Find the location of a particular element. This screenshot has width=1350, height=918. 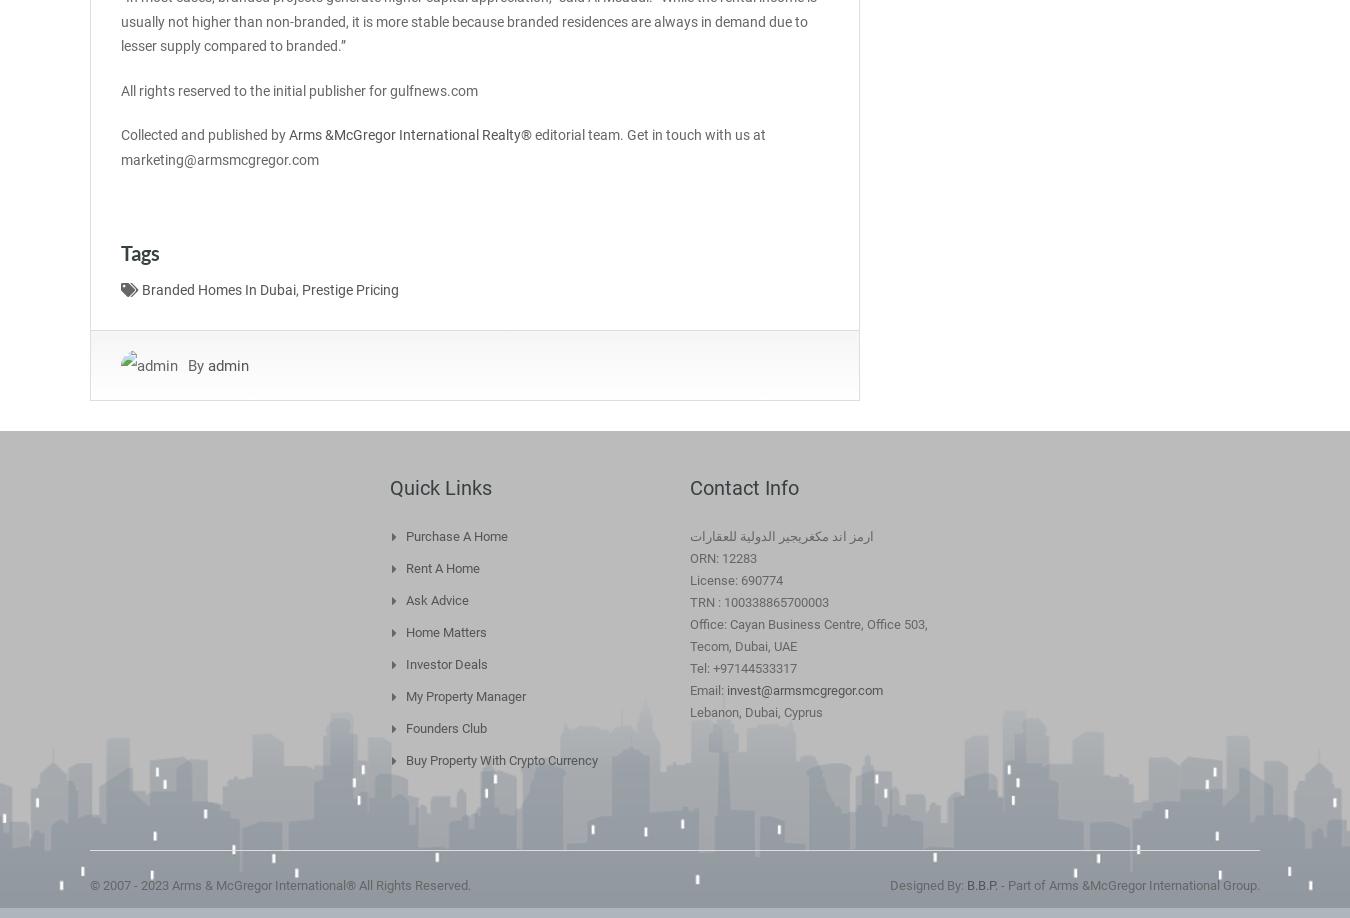

'License: 690774' is located at coordinates (735, 578).